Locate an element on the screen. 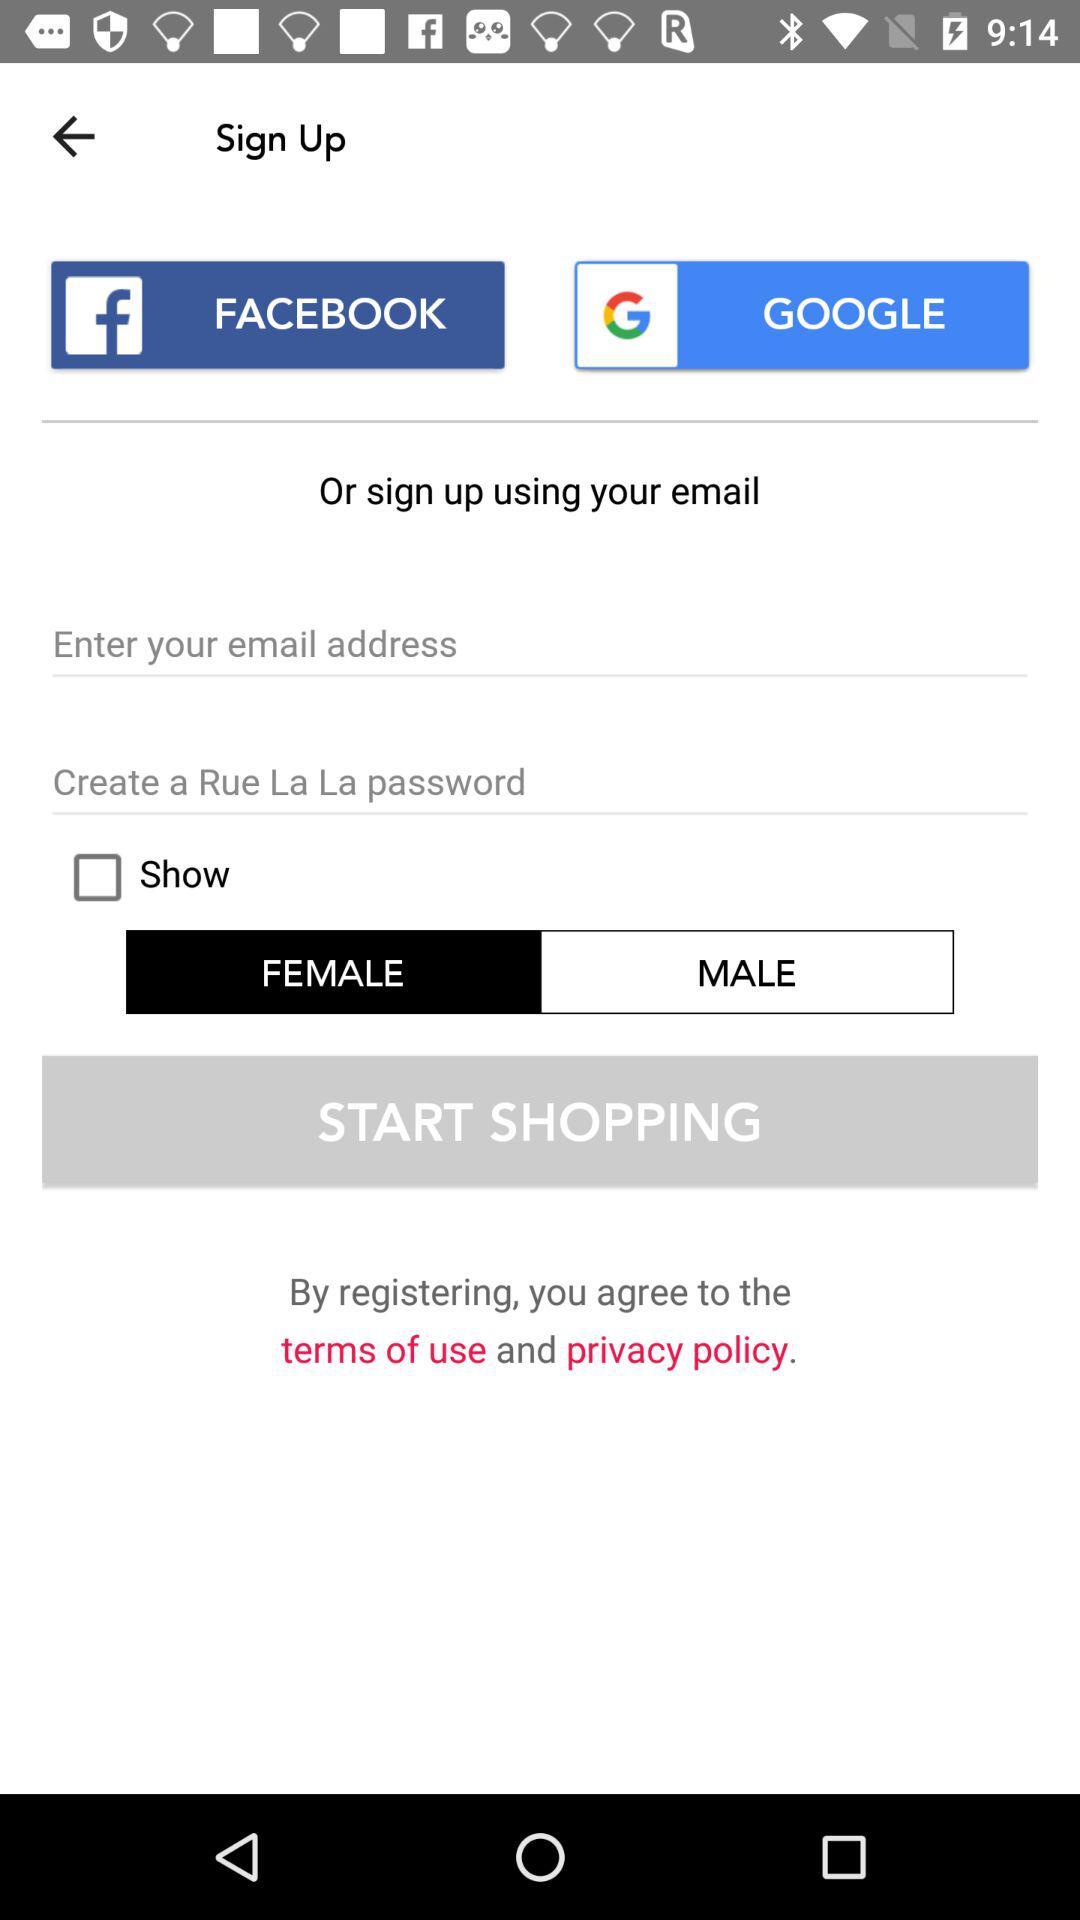 Image resolution: width=1080 pixels, height=1920 pixels. your email address is located at coordinates (540, 645).